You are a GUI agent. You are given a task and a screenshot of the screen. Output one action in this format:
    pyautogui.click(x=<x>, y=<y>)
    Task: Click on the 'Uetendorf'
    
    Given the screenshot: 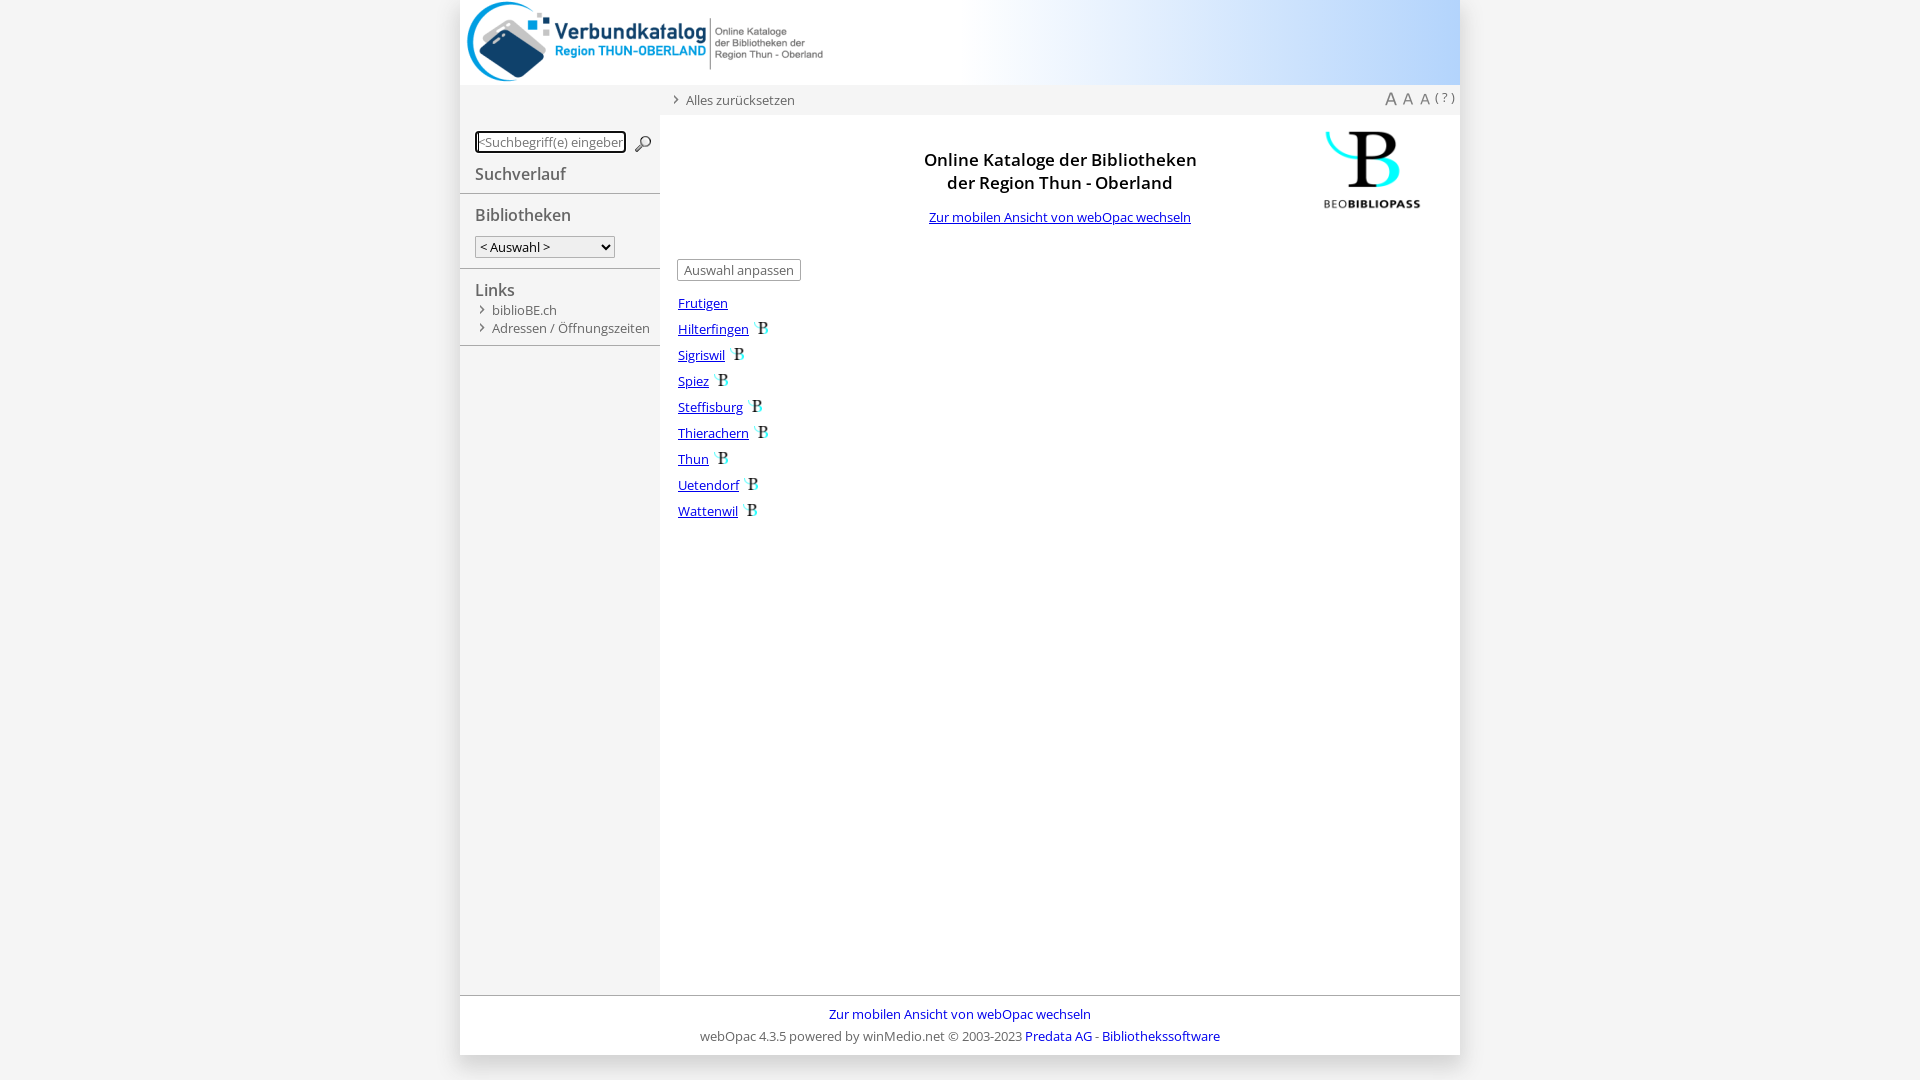 What is the action you would take?
    pyautogui.click(x=677, y=485)
    